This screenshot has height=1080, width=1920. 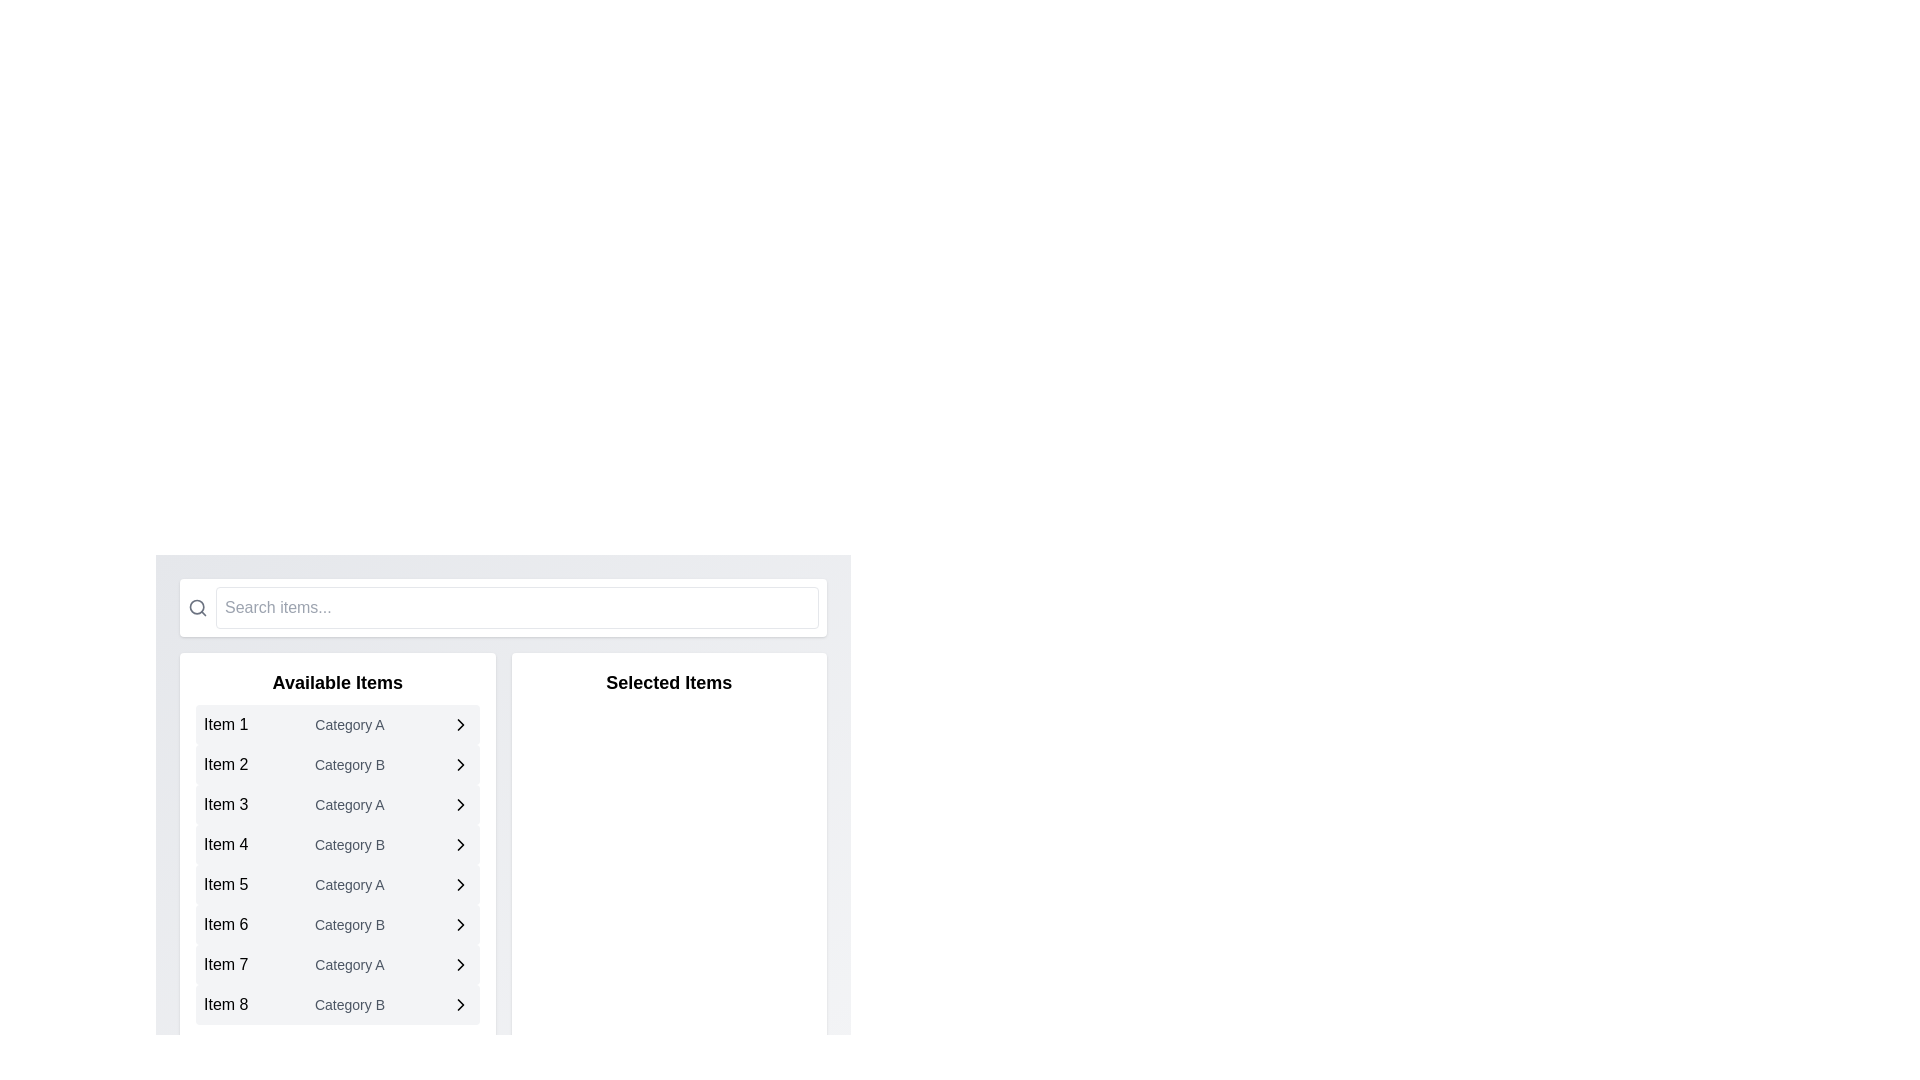 I want to click on the text label 'Item 4' to interact with nearby elements in its row, which includes 'Category B' and an arrow icon, so click(x=226, y=844).